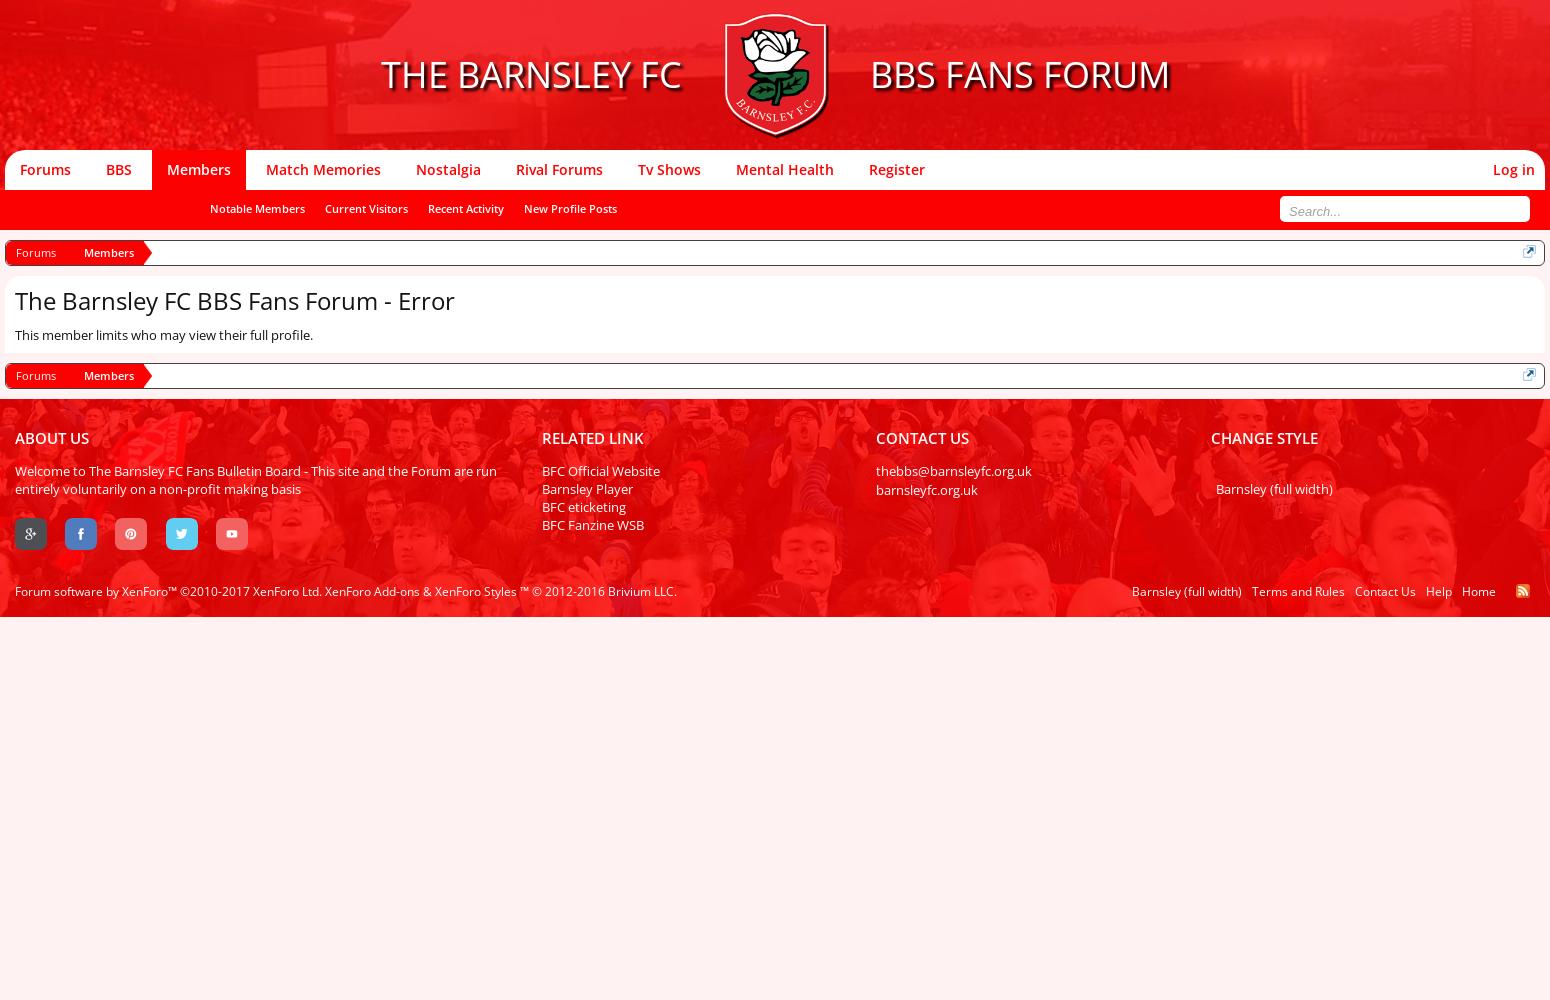 The height and width of the screenshot is (1000, 1550). What do you see at coordinates (371, 590) in the screenshot?
I see `'XenForo Add-ons'` at bounding box center [371, 590].